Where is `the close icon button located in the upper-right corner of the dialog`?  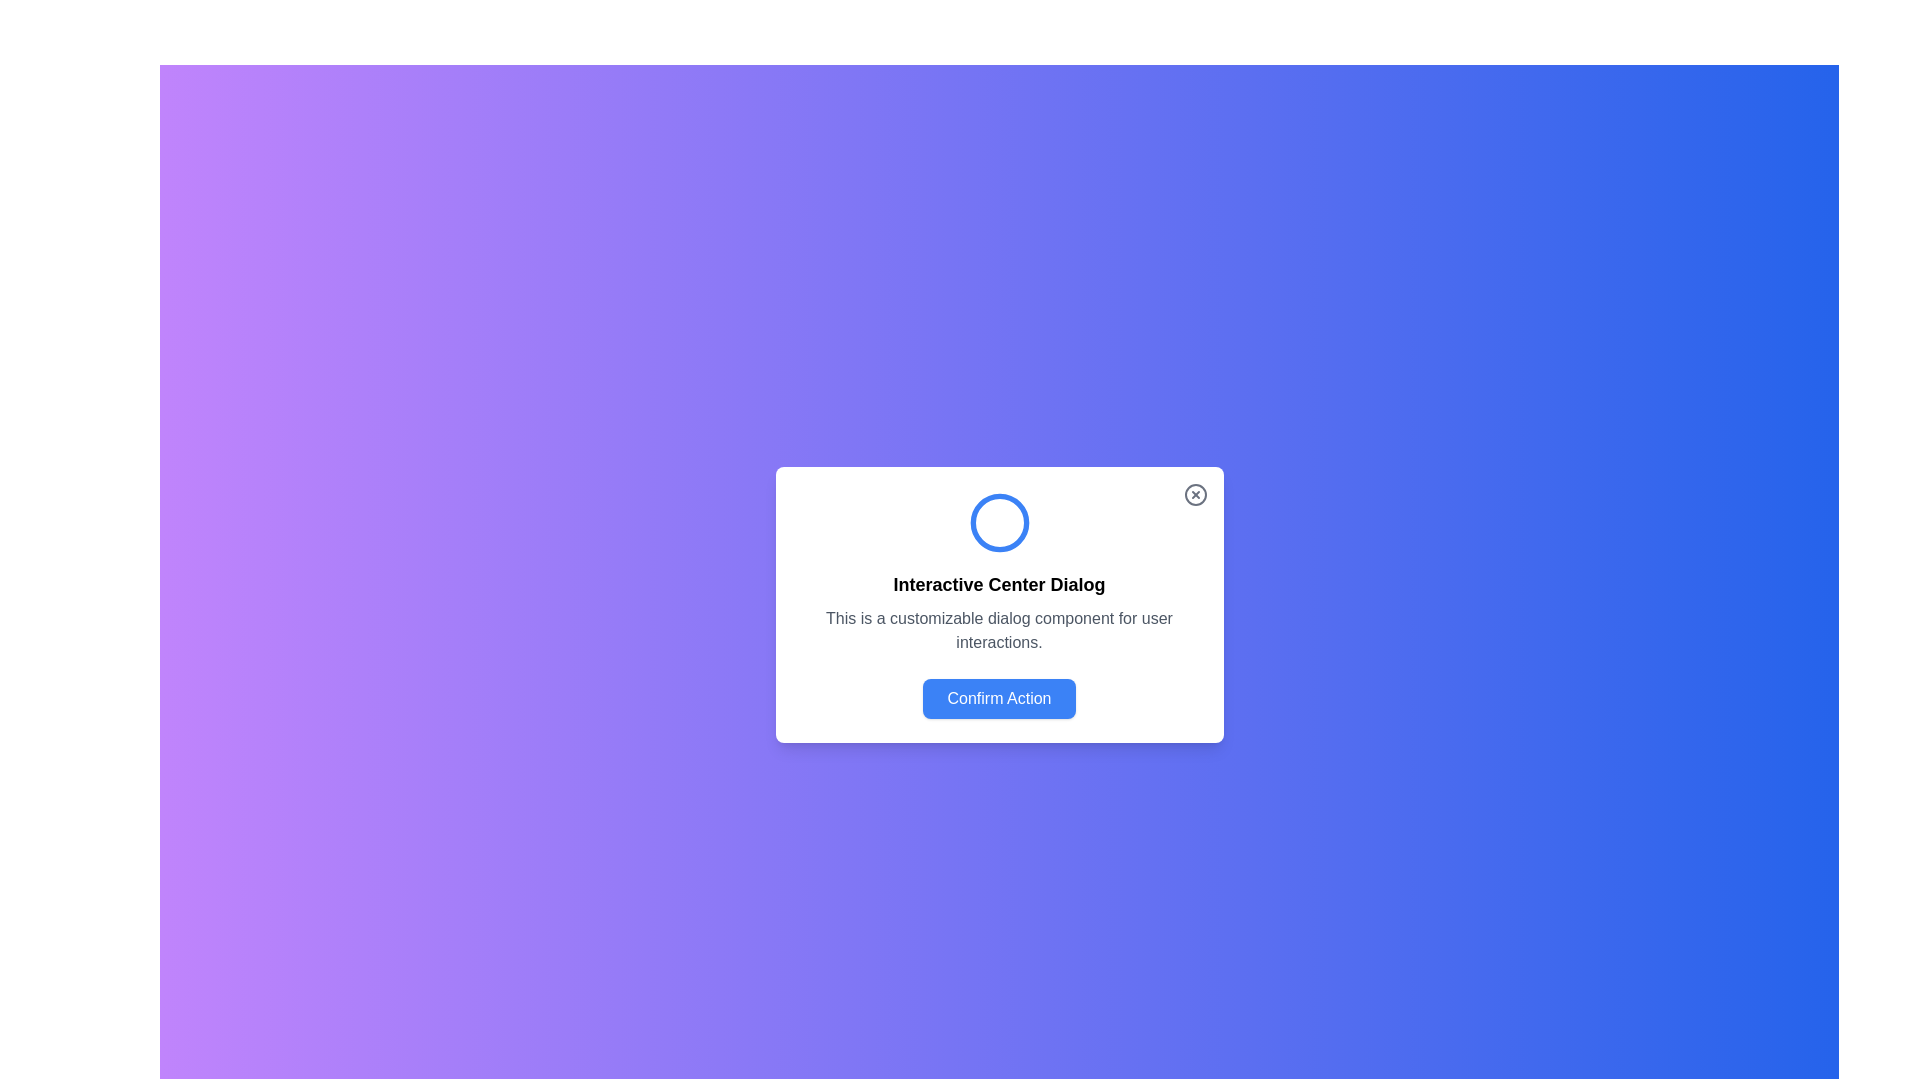
the close icon button located in the upper-right corner of the dialog is located at coordinates (1195, 494).